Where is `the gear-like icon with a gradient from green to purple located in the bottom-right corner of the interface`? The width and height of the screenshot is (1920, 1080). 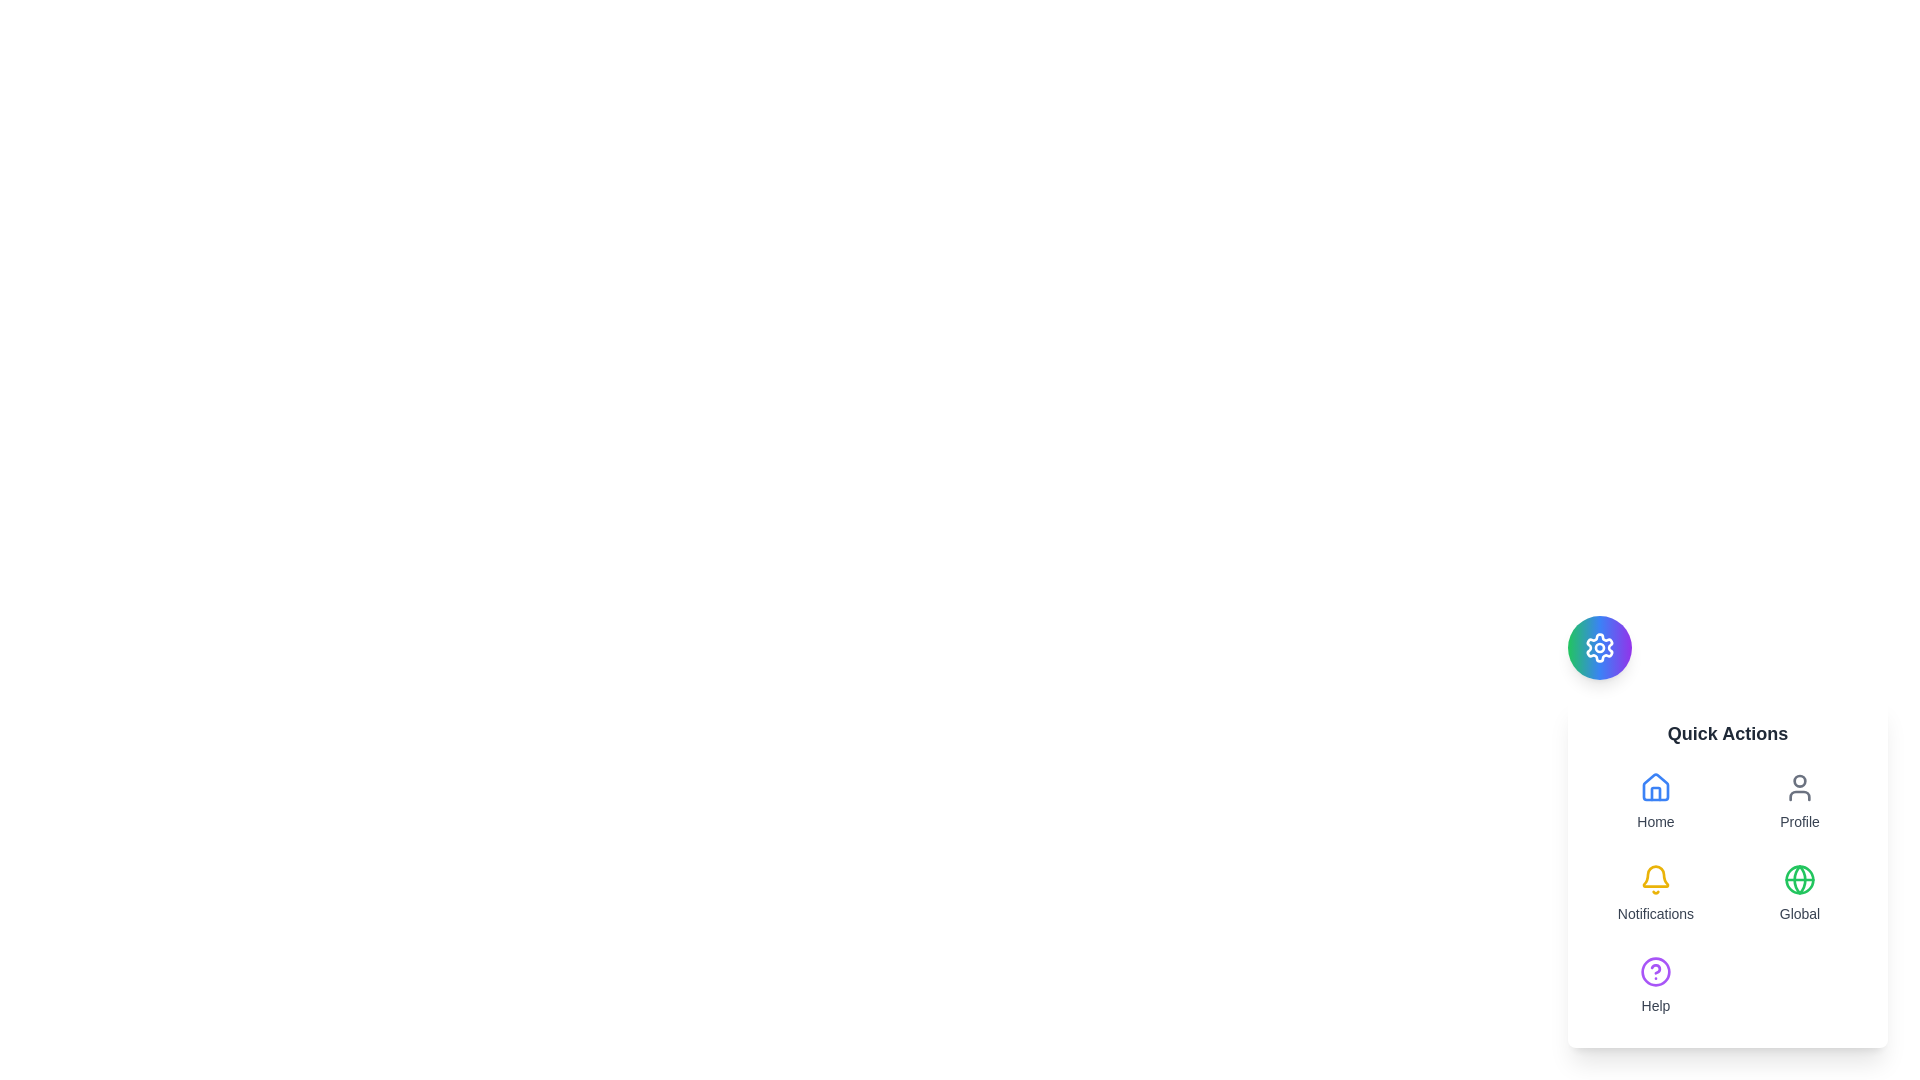
the gear-like icon with a gradient from green to purple located in the bottom-right corner of the interface is located at coordinates (1598, 648).